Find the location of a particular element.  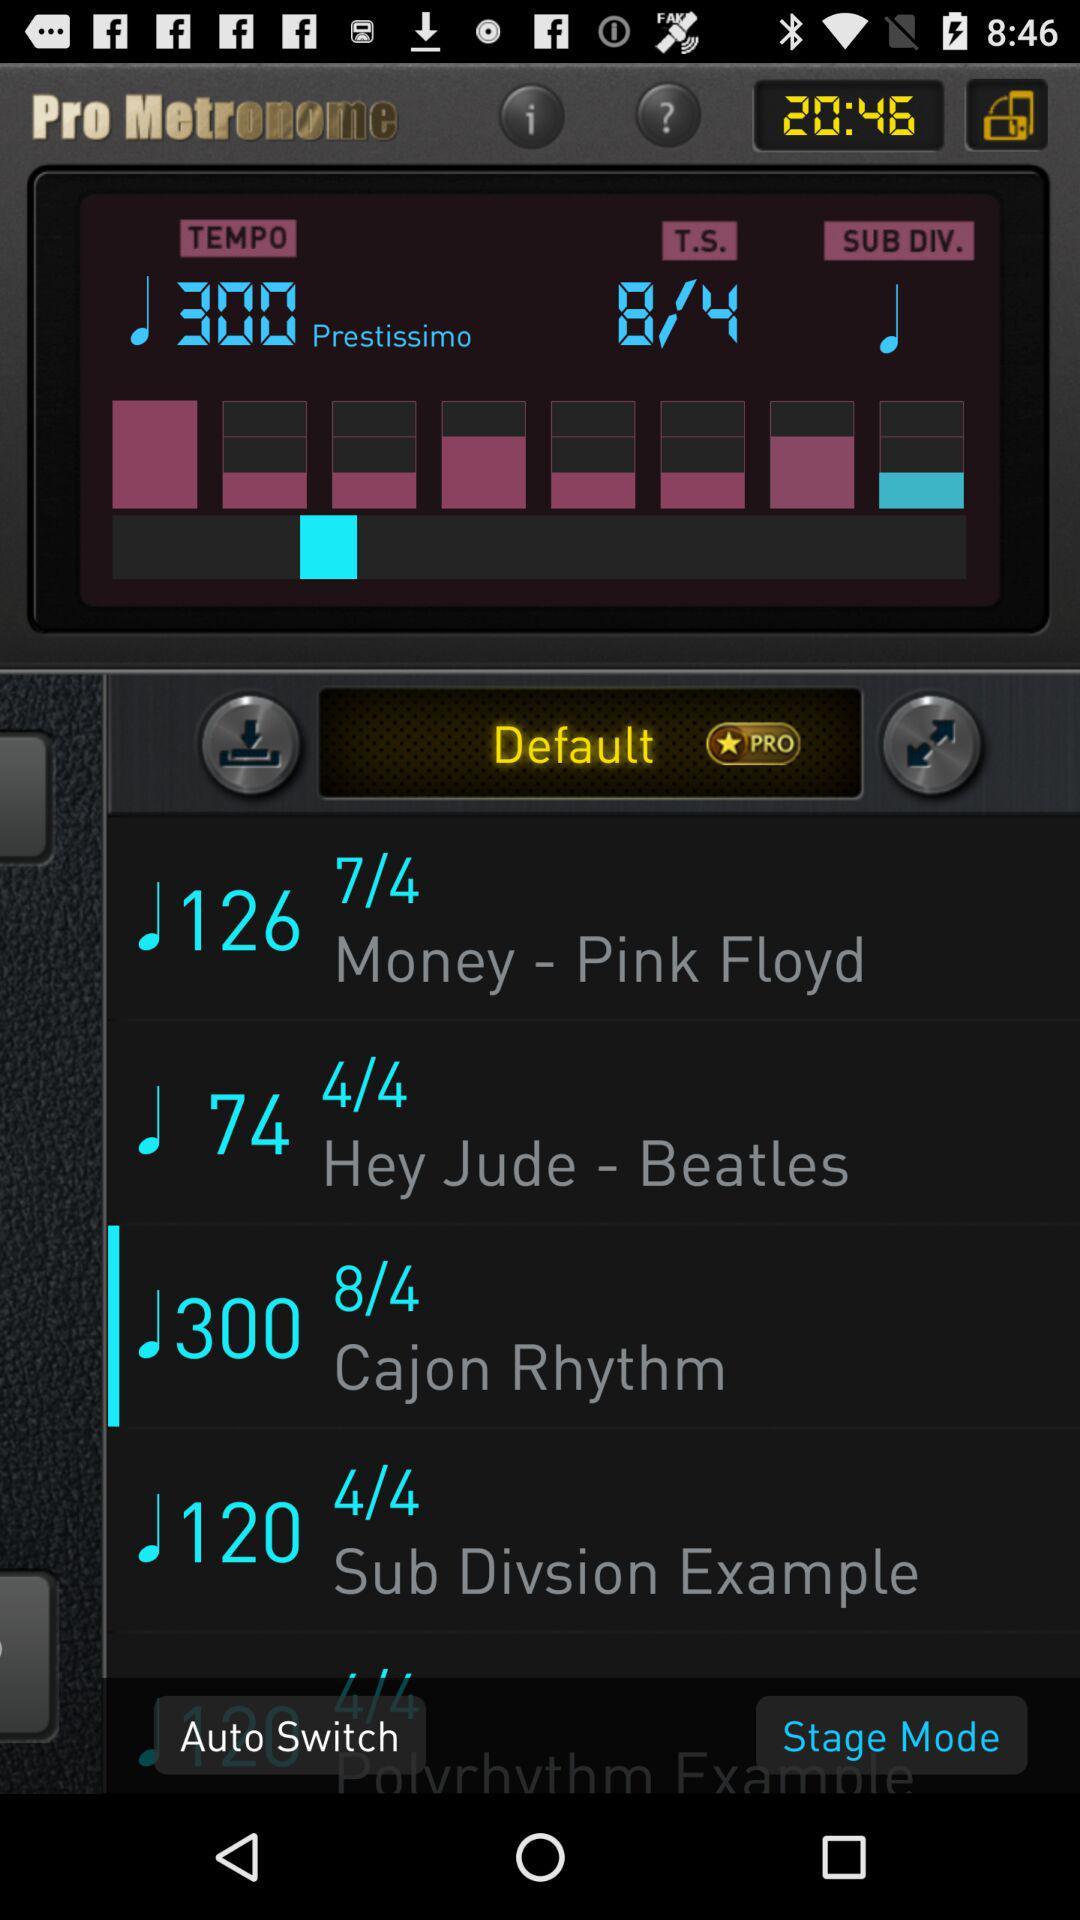

the text below the button tempo on the web page is located at coordinates (239, 311).